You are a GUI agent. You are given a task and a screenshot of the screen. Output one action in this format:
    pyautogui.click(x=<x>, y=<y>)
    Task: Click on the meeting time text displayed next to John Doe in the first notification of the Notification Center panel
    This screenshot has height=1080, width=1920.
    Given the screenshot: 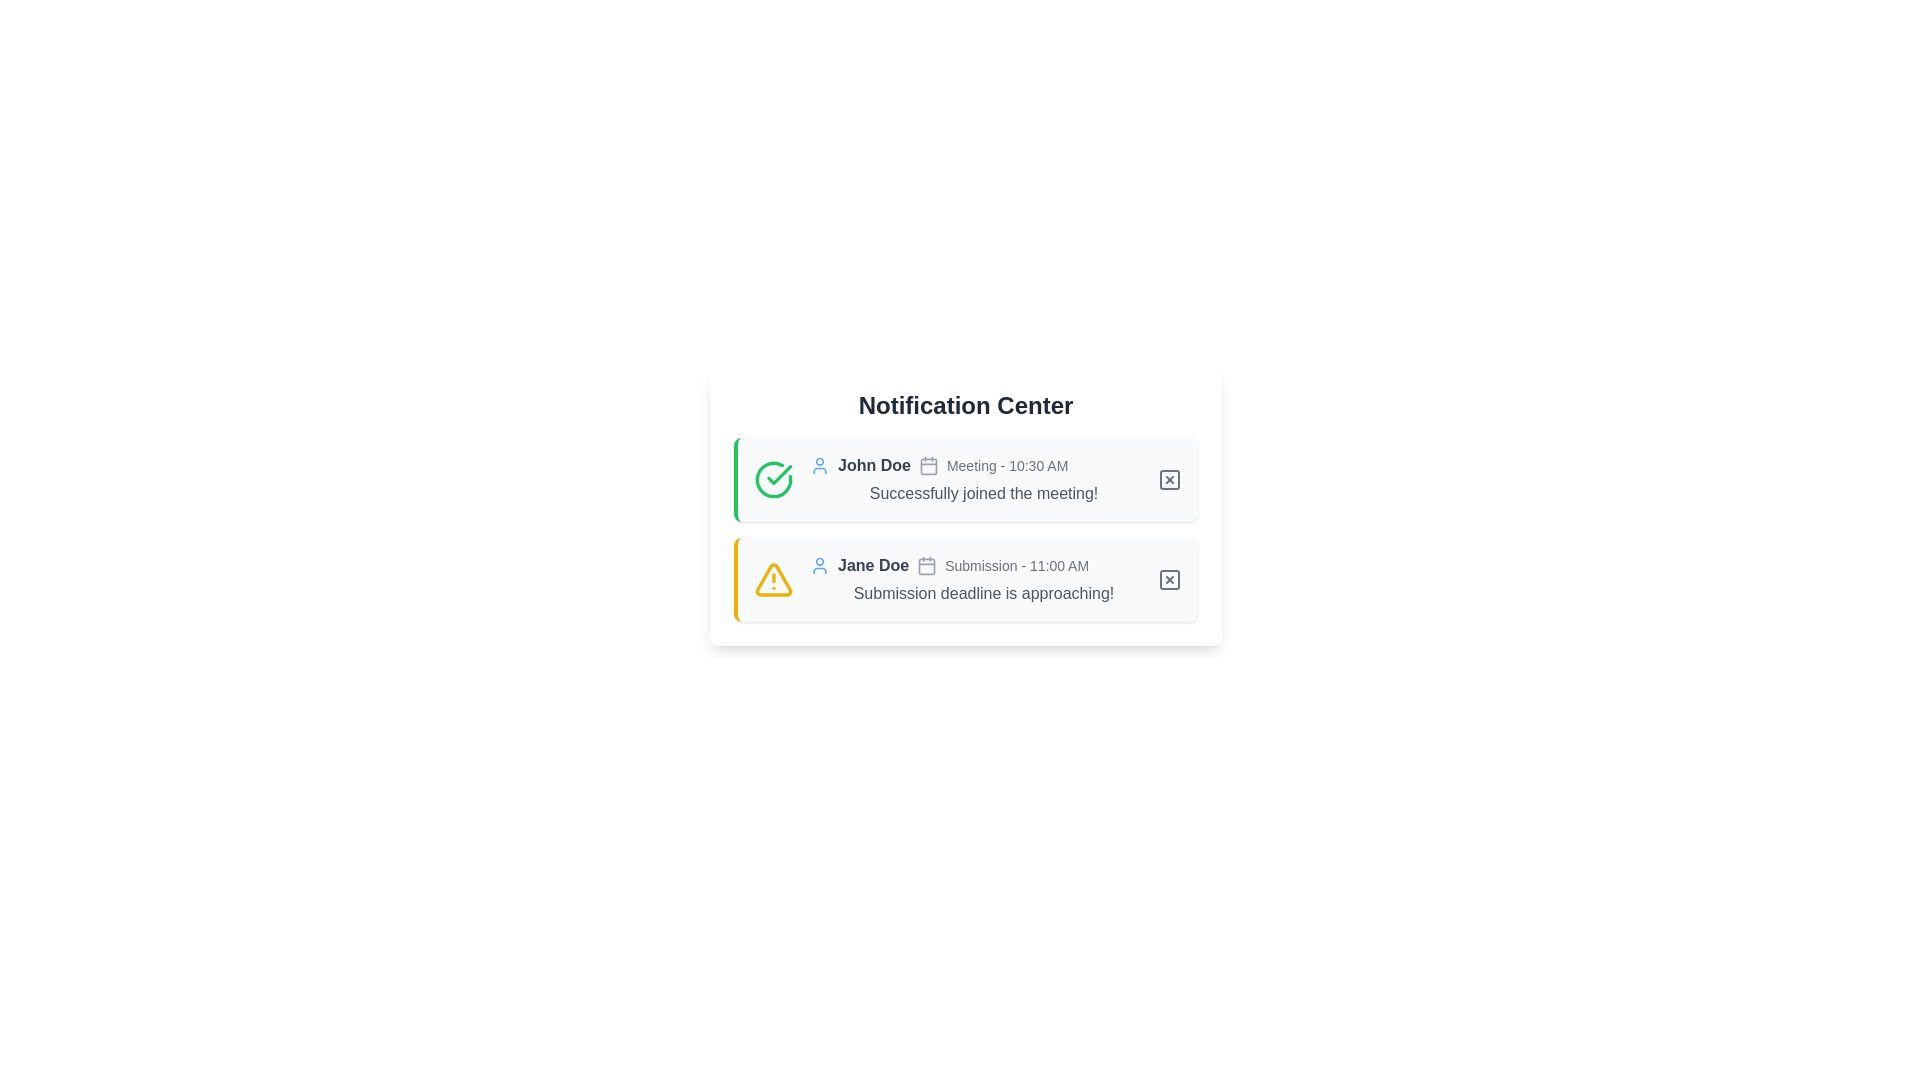 What is the action you would take?
    pyautogui.click(x=1007, y=466)
    